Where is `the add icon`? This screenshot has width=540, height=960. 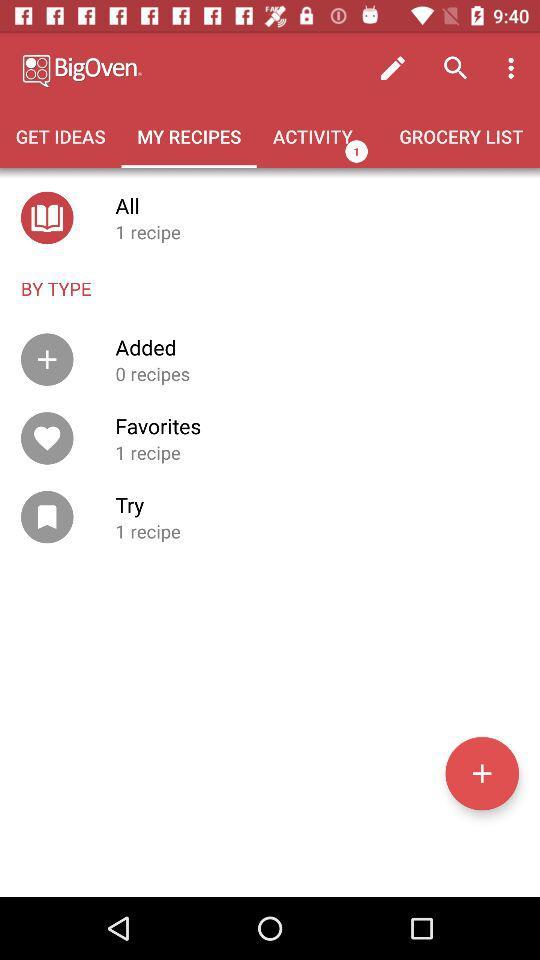 the add icon is located at coordinates (481, 772).